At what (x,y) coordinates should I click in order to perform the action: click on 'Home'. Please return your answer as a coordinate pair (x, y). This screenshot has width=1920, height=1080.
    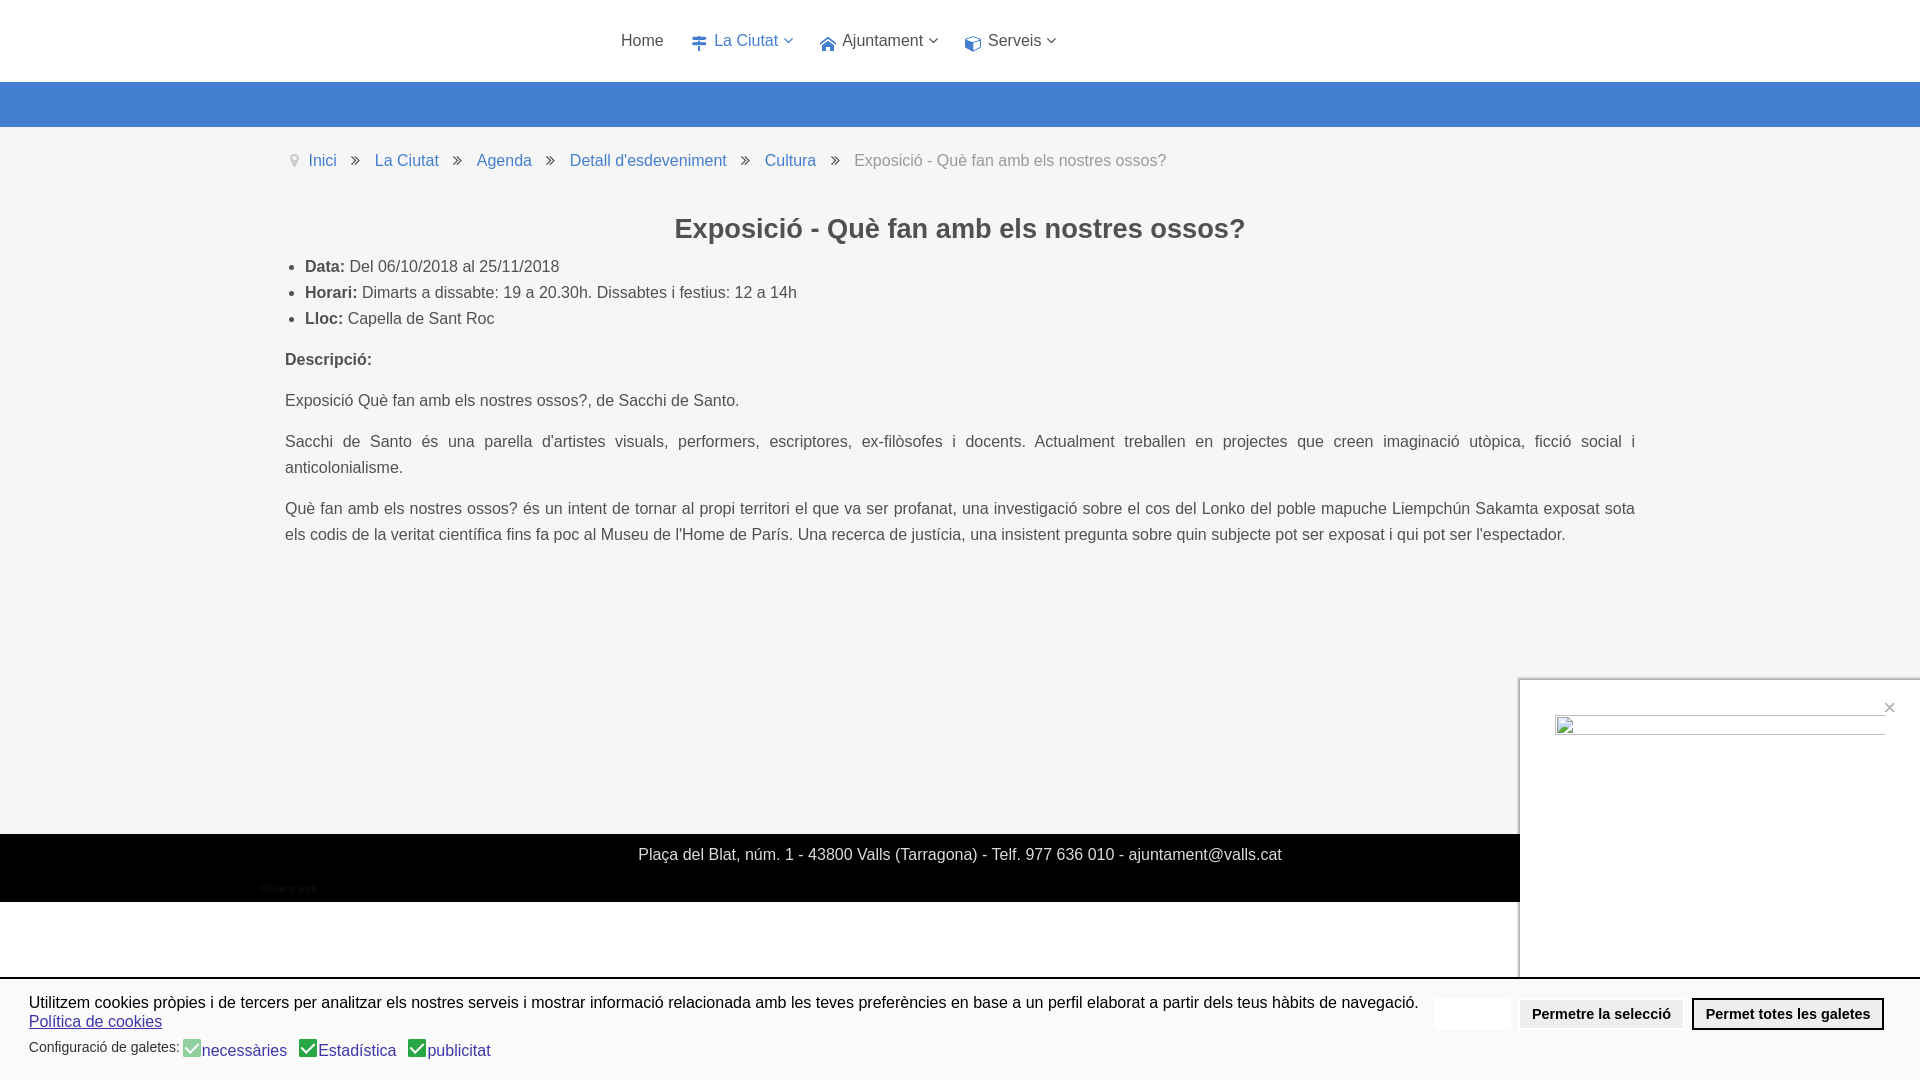
    Looking at the image, I should click on (642, 41).